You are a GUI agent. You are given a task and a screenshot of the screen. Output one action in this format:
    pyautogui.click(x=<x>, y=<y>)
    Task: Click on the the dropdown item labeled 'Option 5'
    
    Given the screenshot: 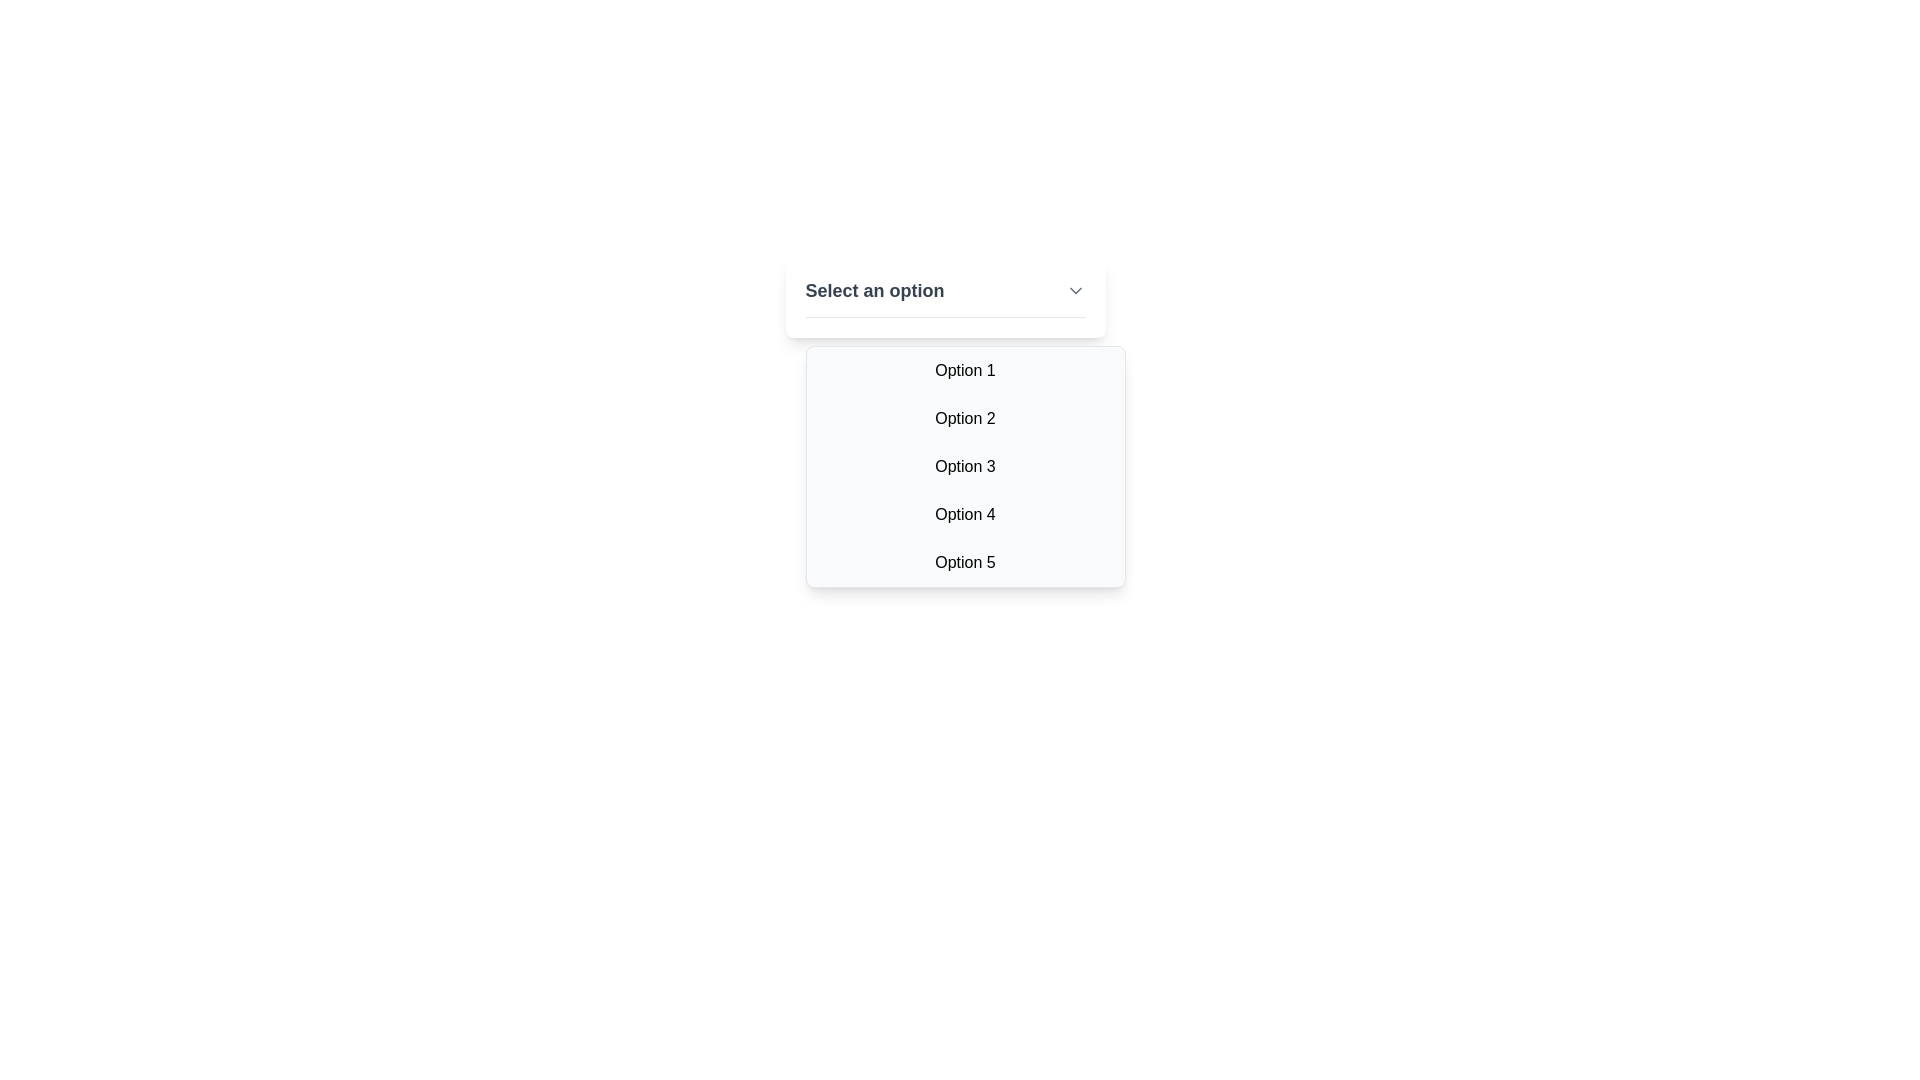 What is the action you would take?
    pyautogui.click(x=965, y=563)
    